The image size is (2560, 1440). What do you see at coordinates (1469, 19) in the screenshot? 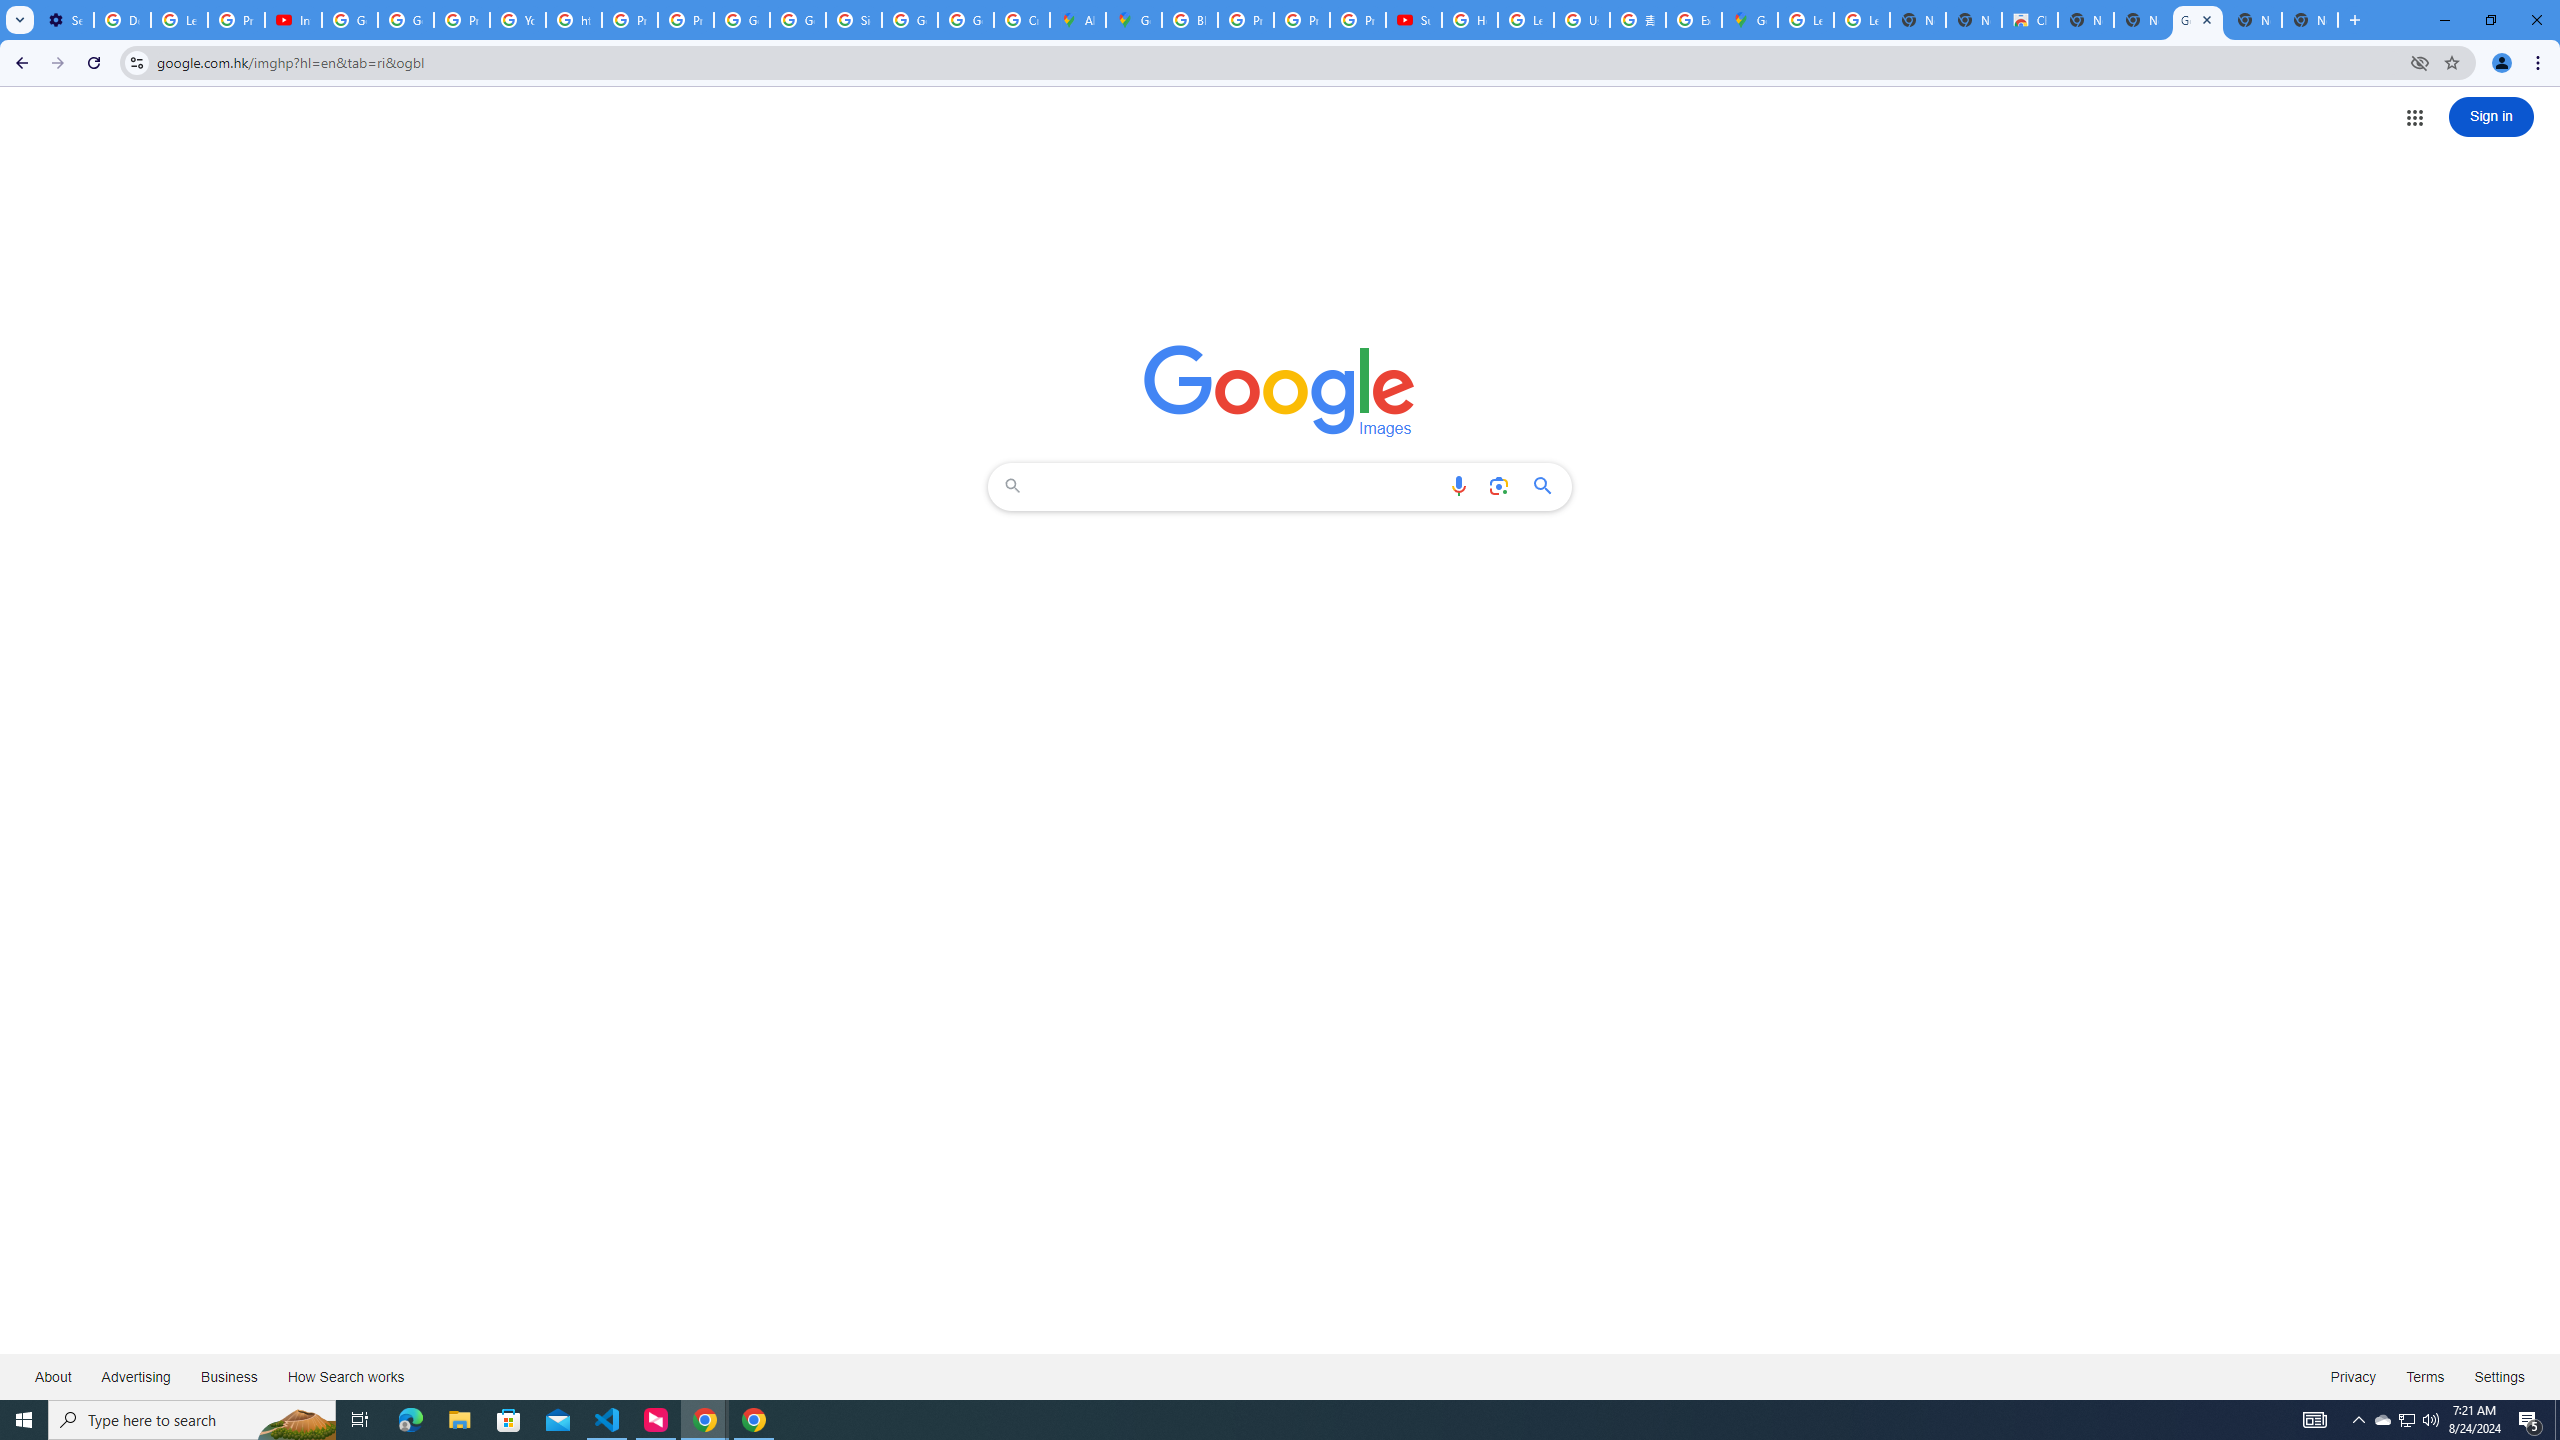
I see `'How Chrome protects your passwords - Google Chrome Help'` at bounding box center [1469, 19].